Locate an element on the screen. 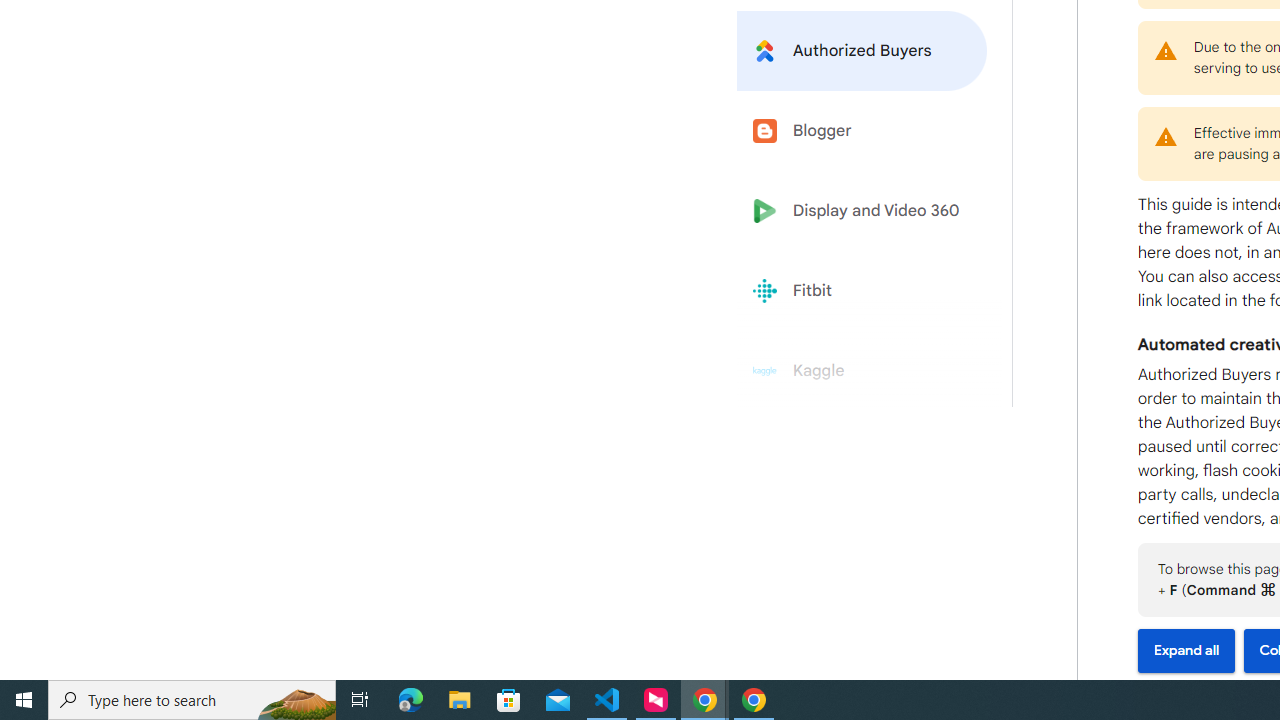 This screenshot has width=1280, height=720. 'Learn more about Authorized Buyers' is located at coordinates (862, 49).